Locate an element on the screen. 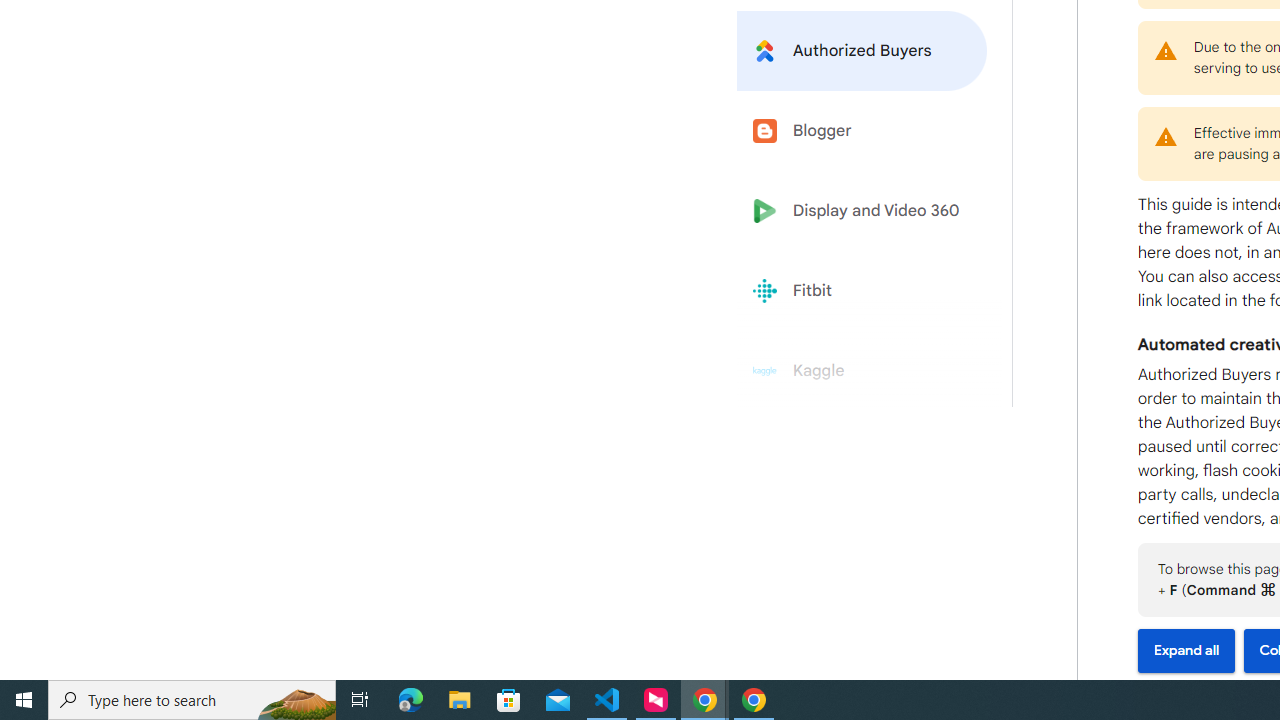 This screenshot has width=1280, height=720. 'Learn more about Authorized Buyers' is located at coordinates (862, 49).